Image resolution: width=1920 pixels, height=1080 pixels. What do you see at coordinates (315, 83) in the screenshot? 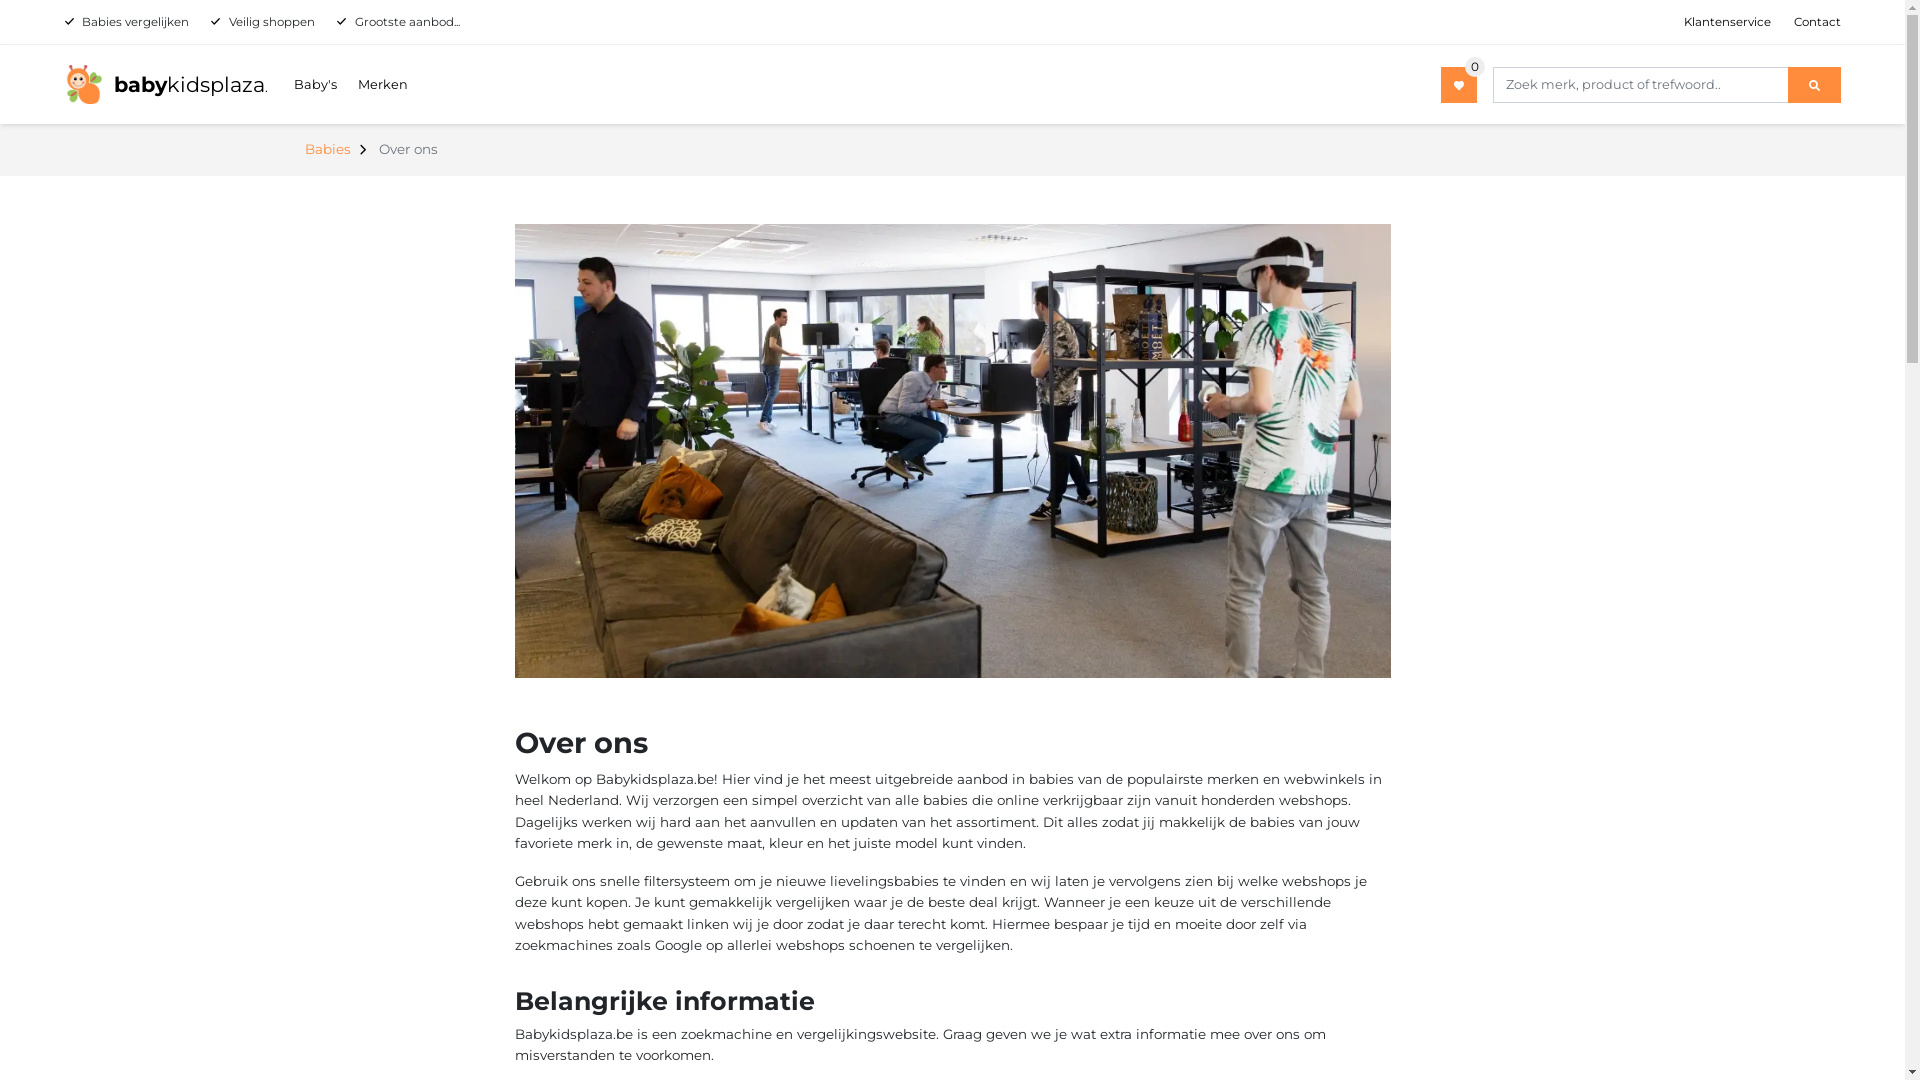
I see `'Baby's'` at bounding box center [315, 83].